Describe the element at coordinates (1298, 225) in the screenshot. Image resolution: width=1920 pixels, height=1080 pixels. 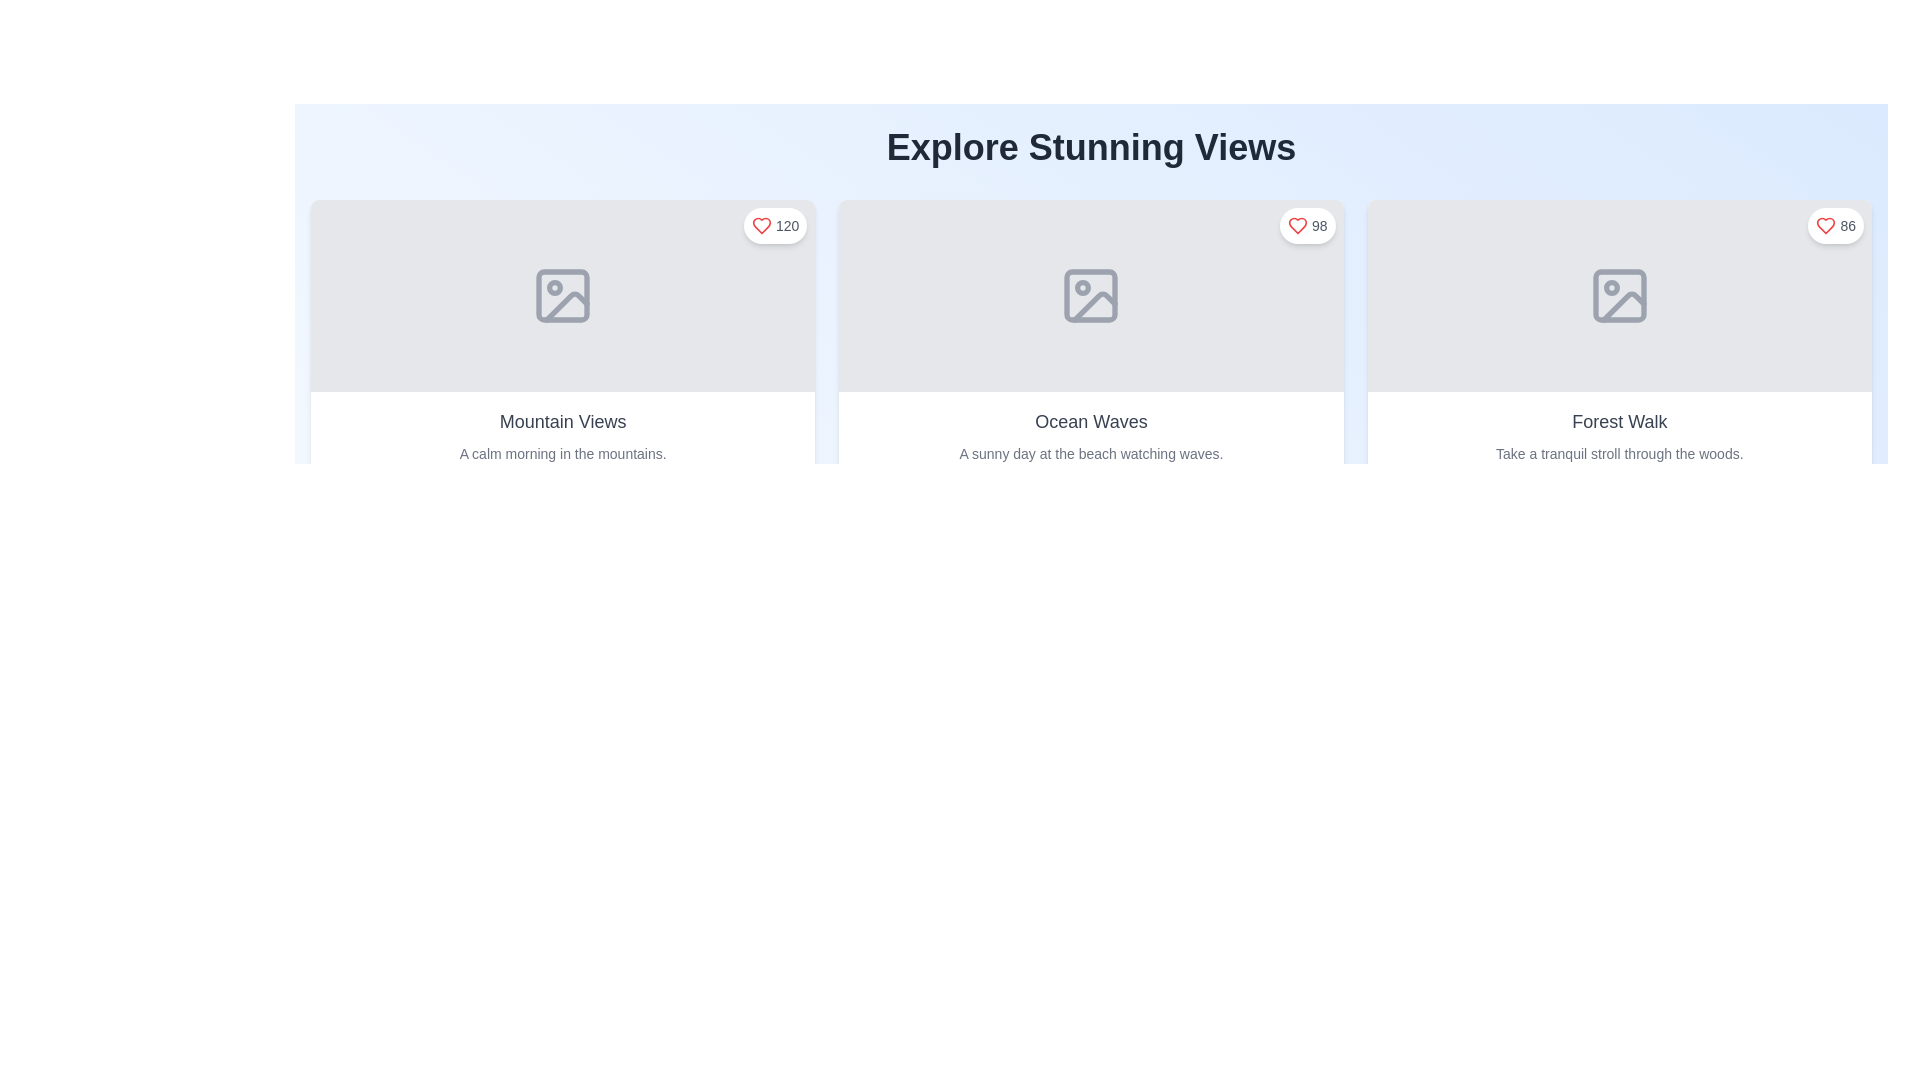
I see `the heart-shaped icon representing the 'like' or 'favorite' feature for the 'Ocean Waves' content, located at the top-right corner of the card` at that location.